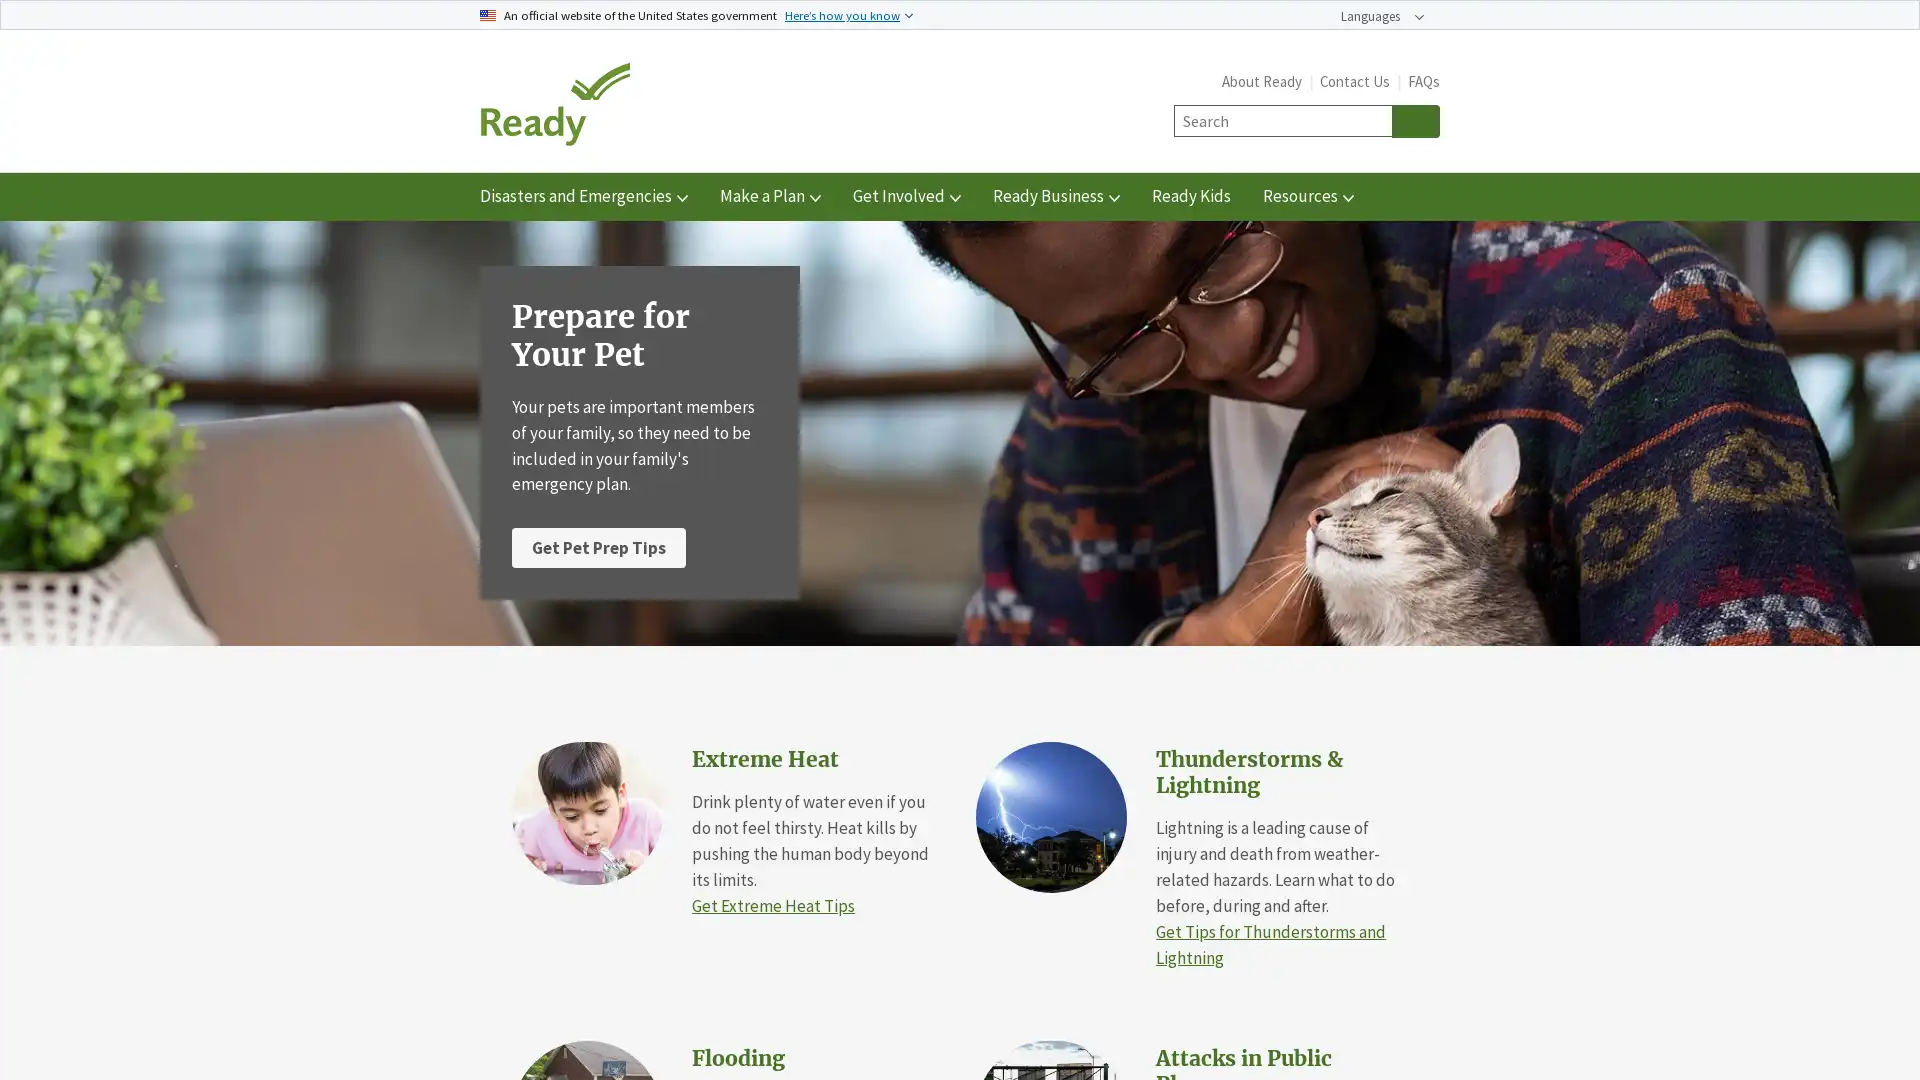  Describe the element at coordinates (1308, 196) in the screenshot. I see `Resources` at that location.